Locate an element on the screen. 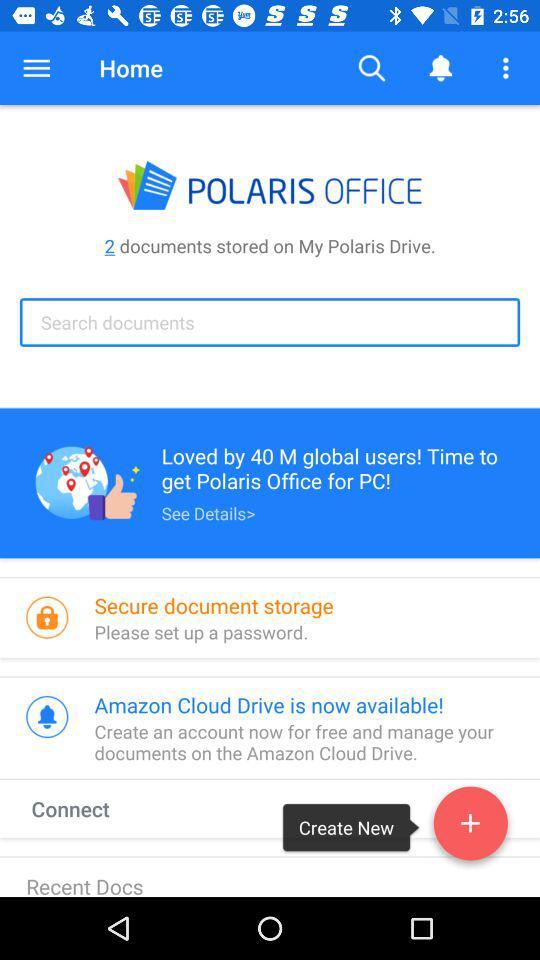  the icon above the 2 documents stored item is located at coordinates (36, 68).